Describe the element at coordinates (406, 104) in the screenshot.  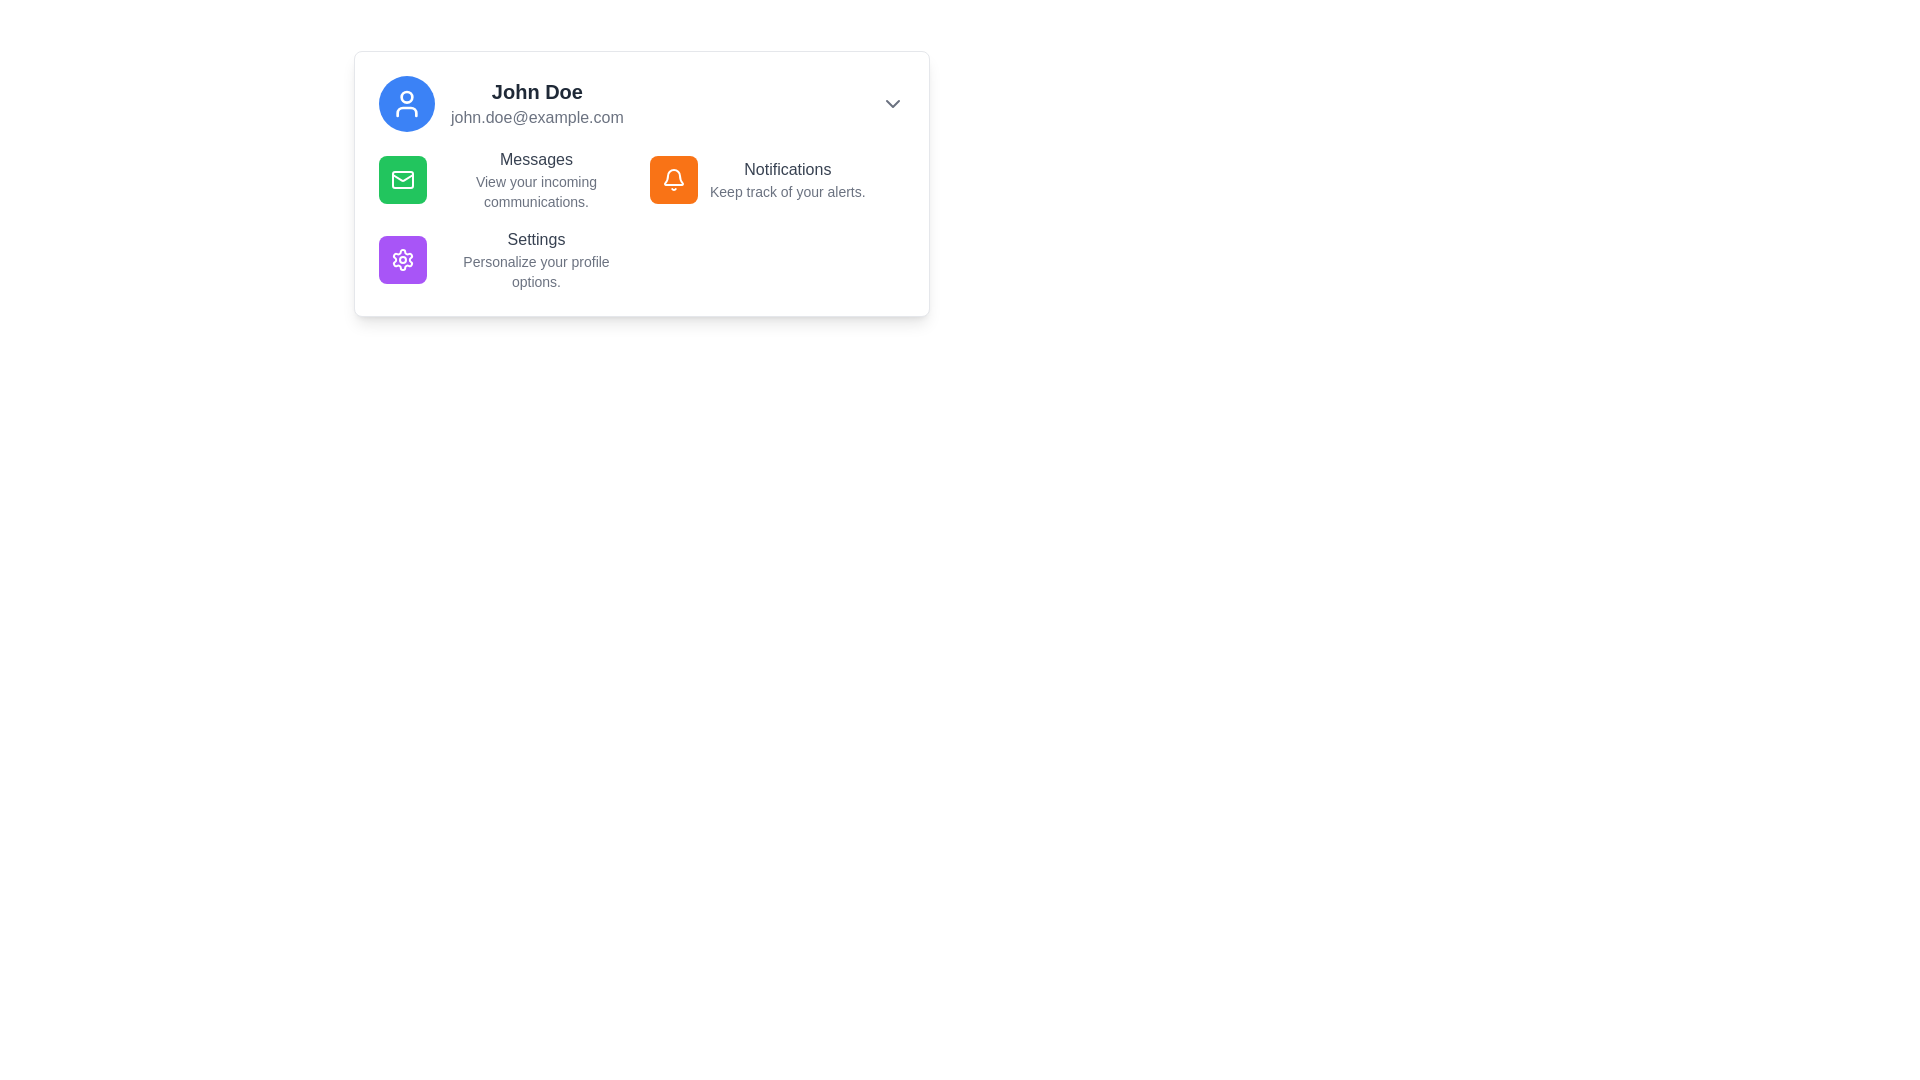
I see `the user profile silhouette icon, which is white on a blue circular background` at that location.